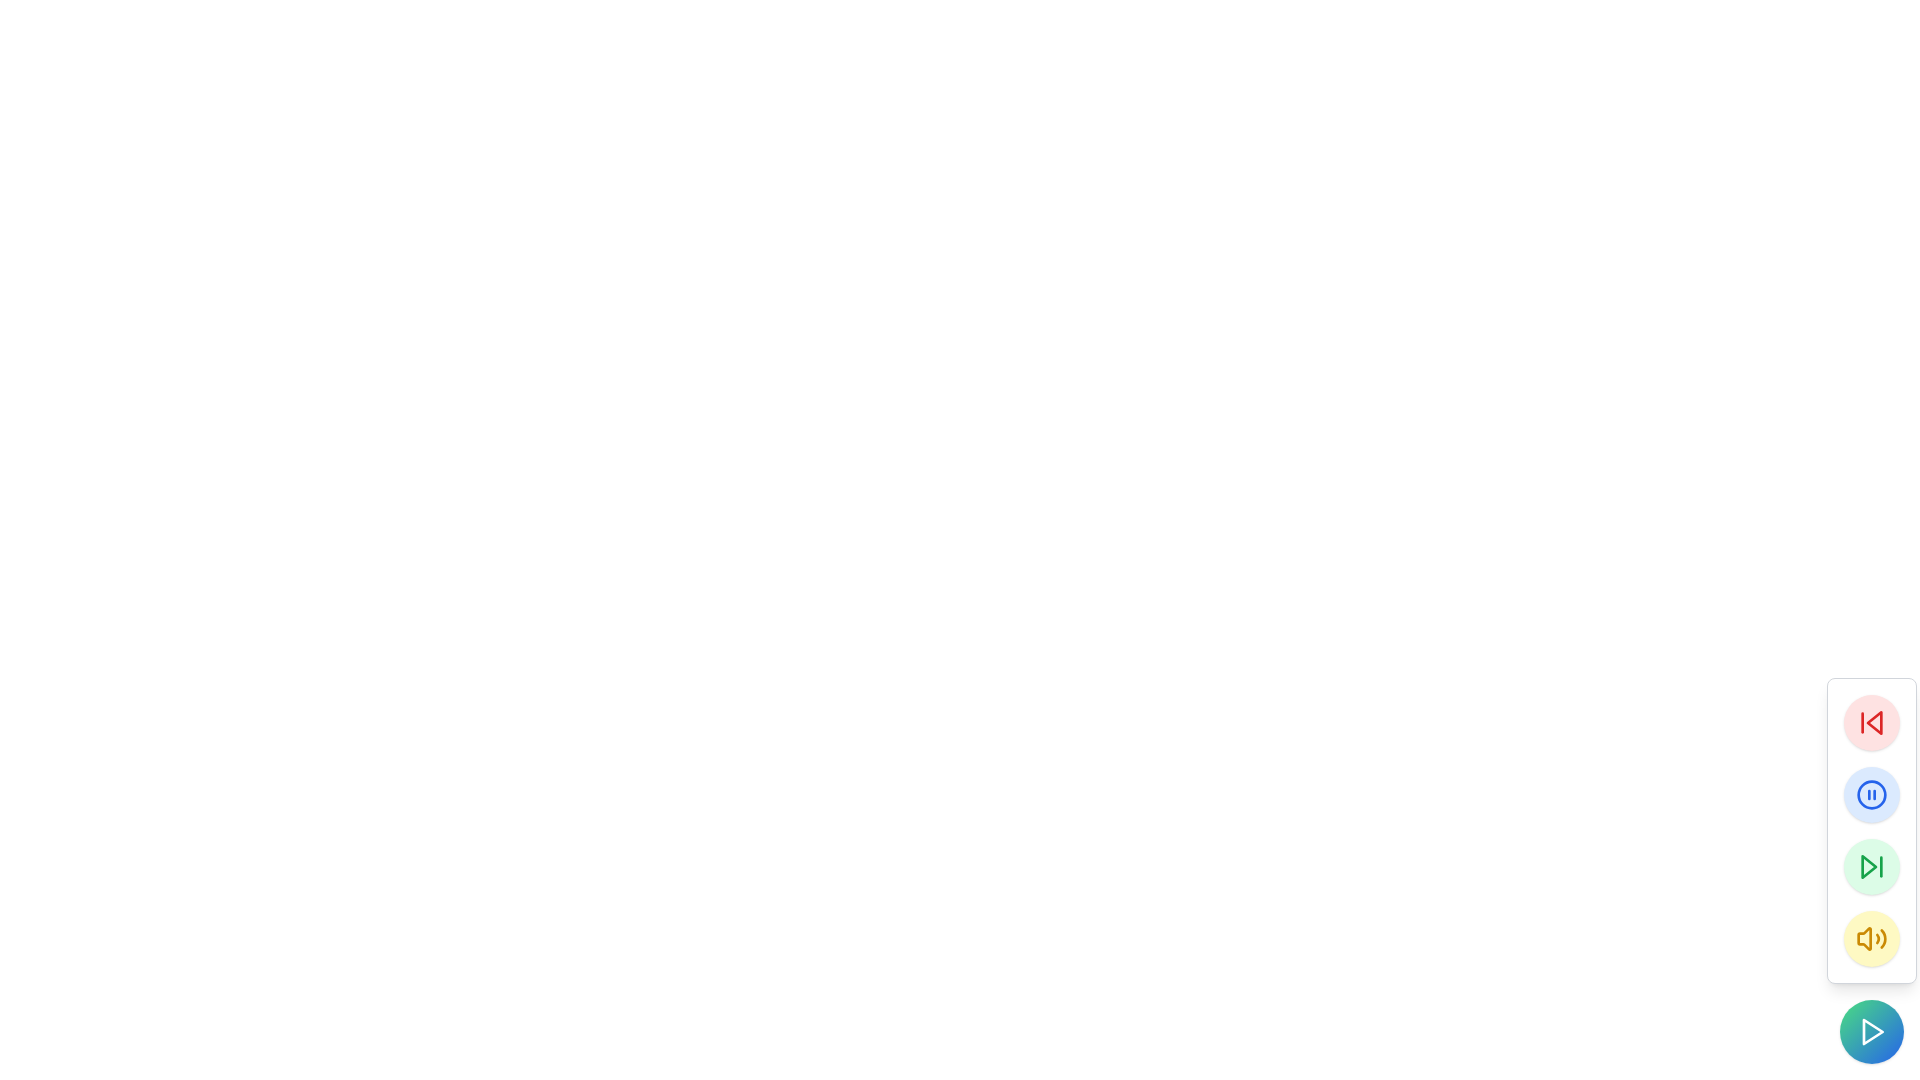 Image resolution: width=1920 pixels, height=1080 pixels. Describe the element at coordinates (1863, 938) in the screenshot. I see `the volume control icon located in the bottom-right corner of the interface` at that location.